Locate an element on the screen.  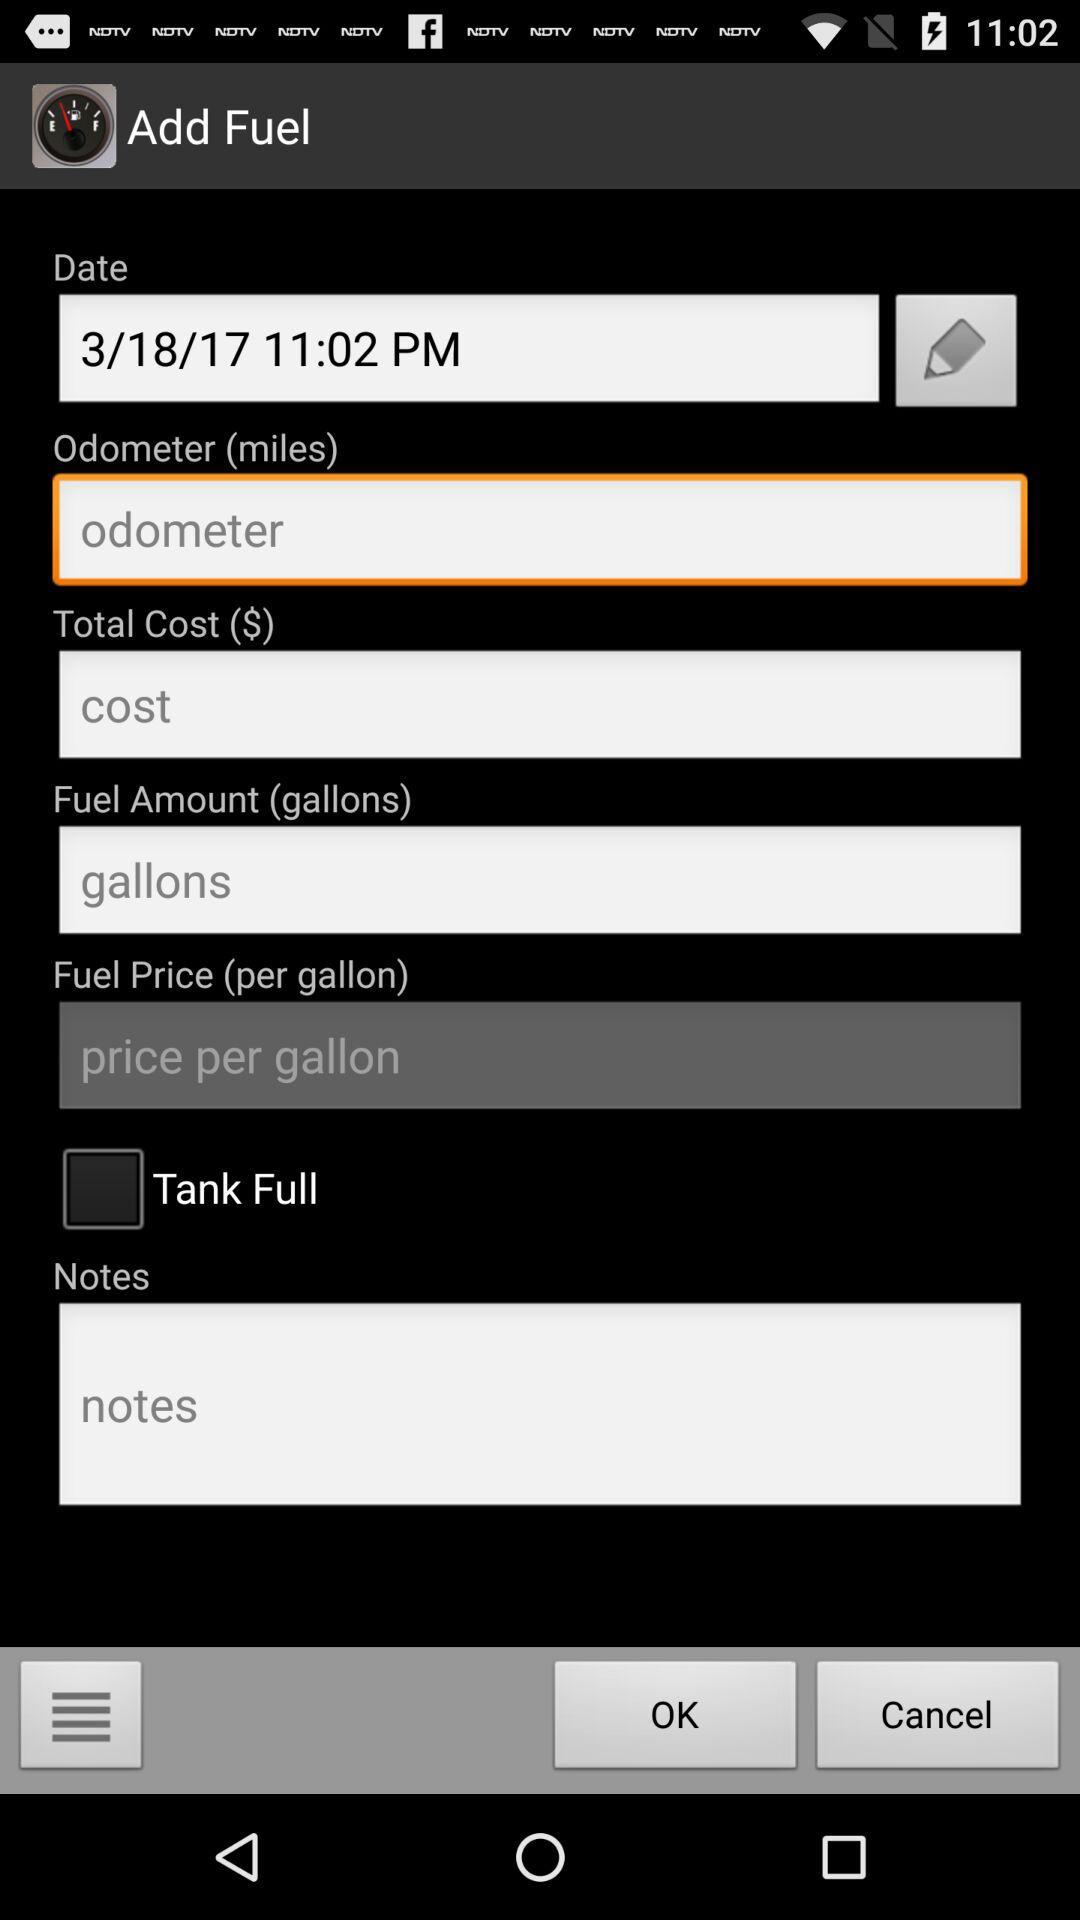
move to the field below fuel amountgallons is located at coordinates (540, 885).